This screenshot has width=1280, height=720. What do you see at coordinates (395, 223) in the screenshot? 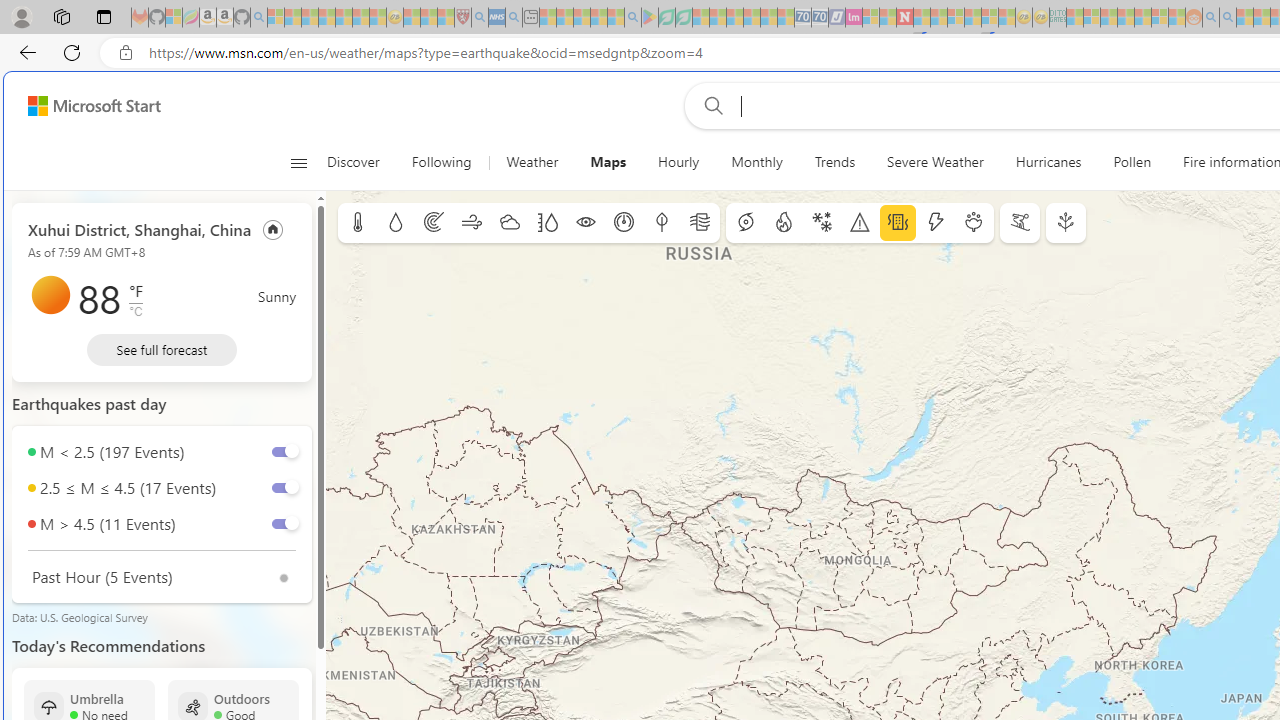
I see `'Precipitation'` at bounding box center [395, 223].